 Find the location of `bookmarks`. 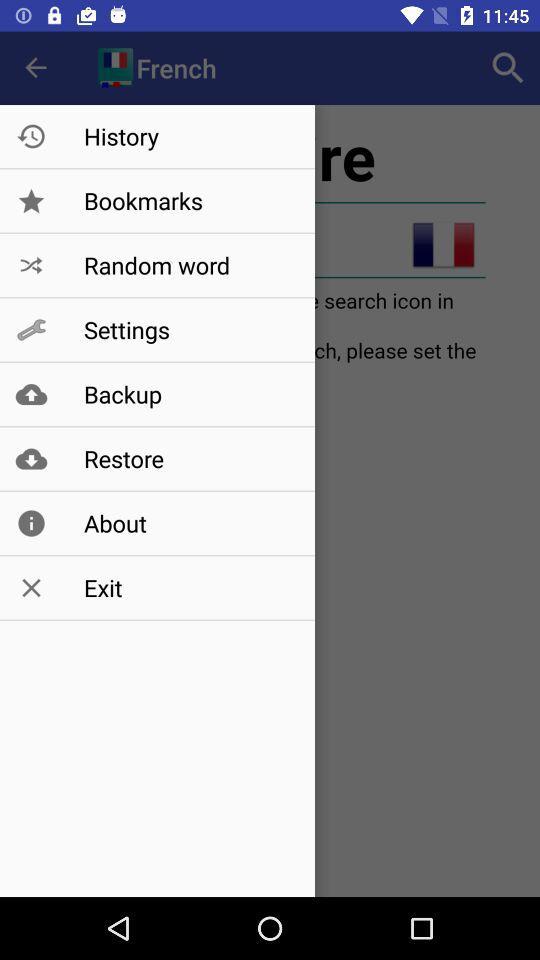

bookmarks is located at coordinates (189, 201).